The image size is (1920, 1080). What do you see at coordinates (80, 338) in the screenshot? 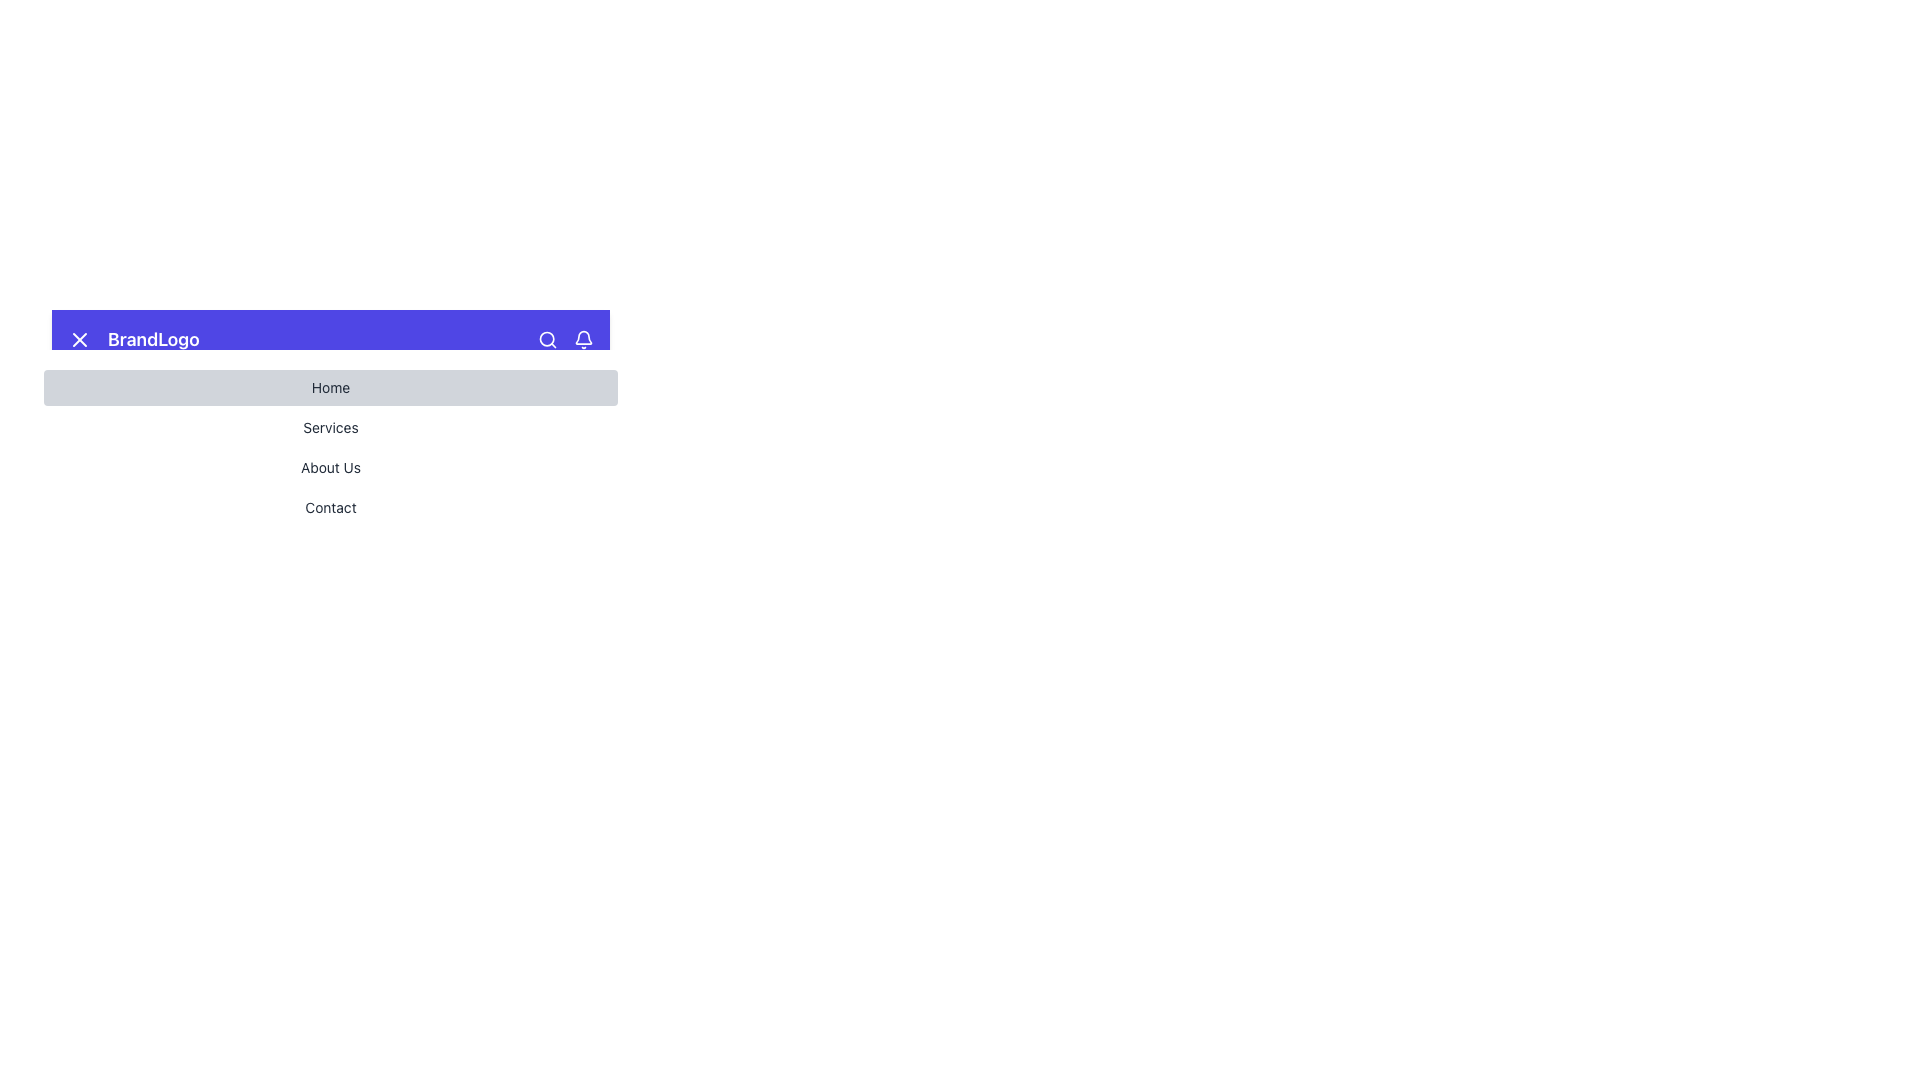
I see `the close icon button, which features a white 'X' on a purple background, located on the leftmost side of the blue header bar` at bounding box center [80, 338].